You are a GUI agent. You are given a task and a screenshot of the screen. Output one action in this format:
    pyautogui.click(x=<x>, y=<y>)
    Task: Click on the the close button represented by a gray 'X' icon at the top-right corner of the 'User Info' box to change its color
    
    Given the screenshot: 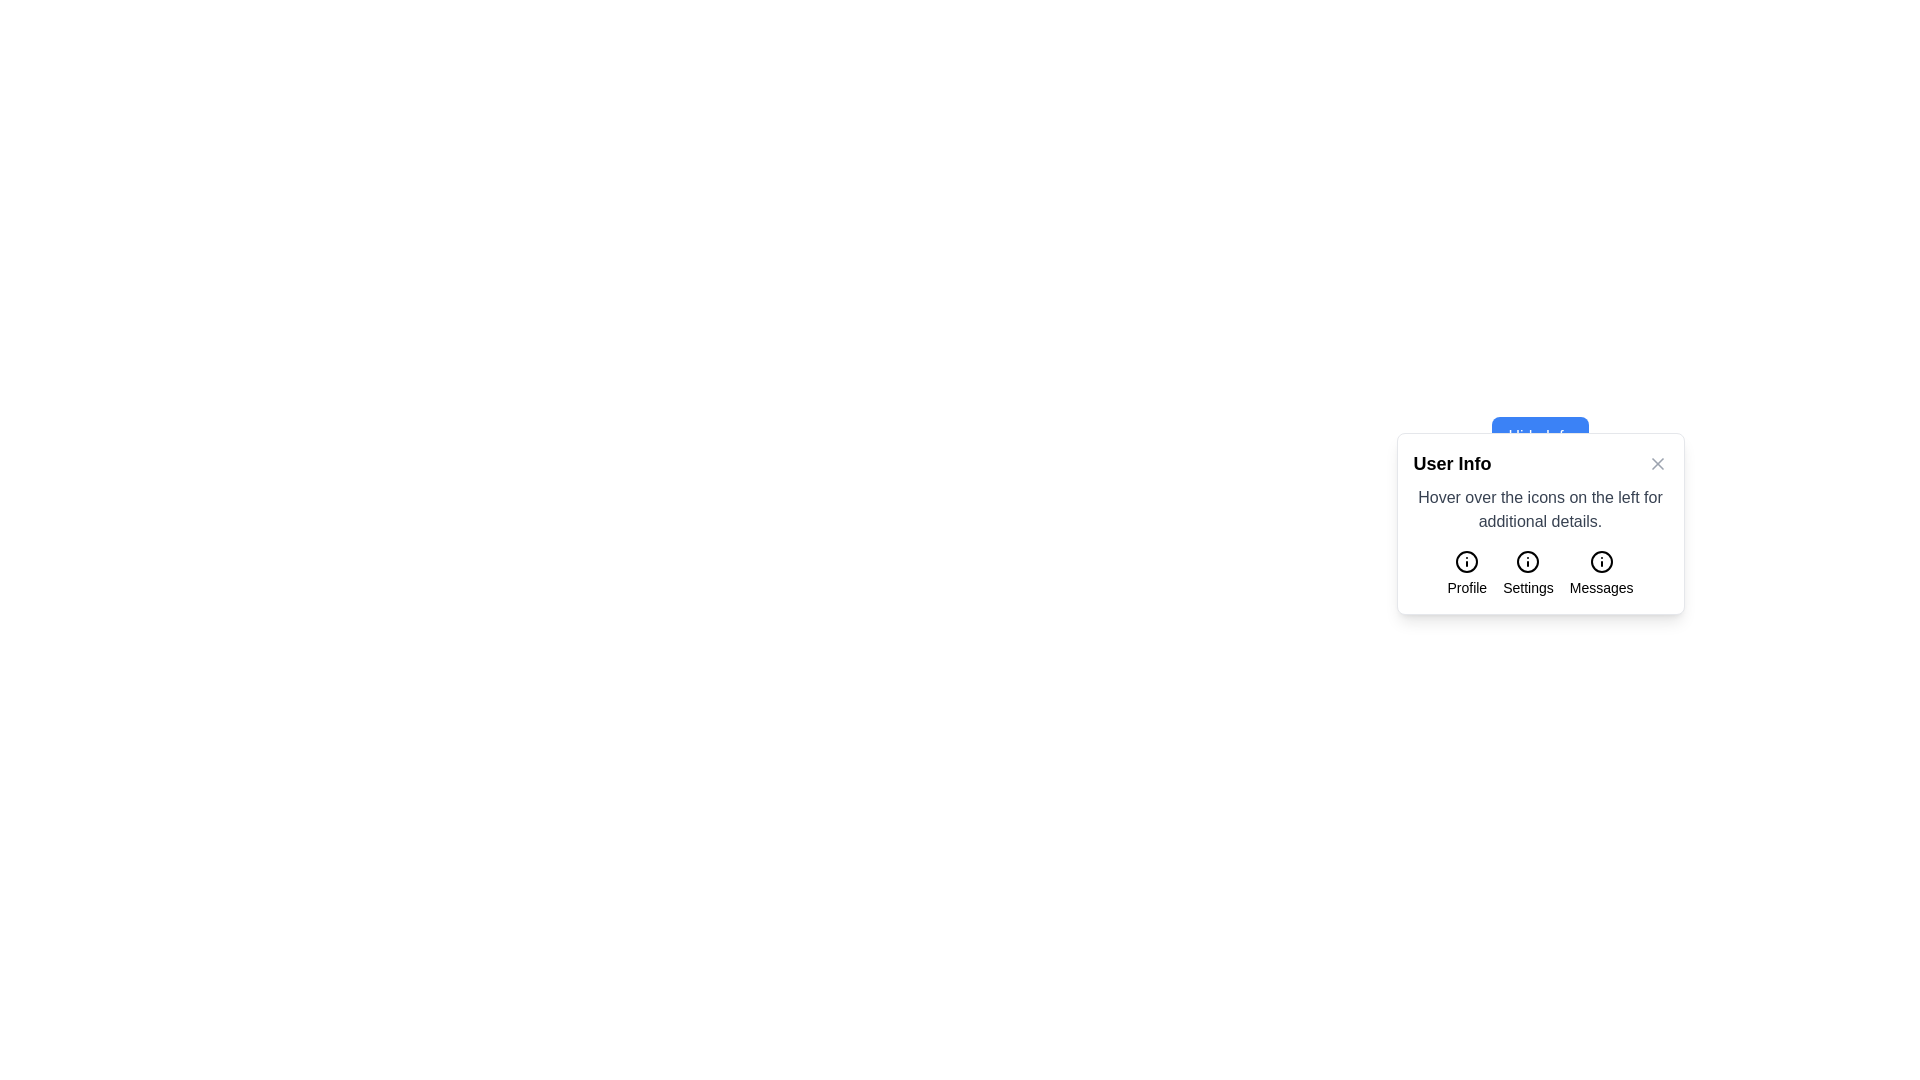 What is the action you would take?
    pyautogui.click(x=1657, y=463)
    